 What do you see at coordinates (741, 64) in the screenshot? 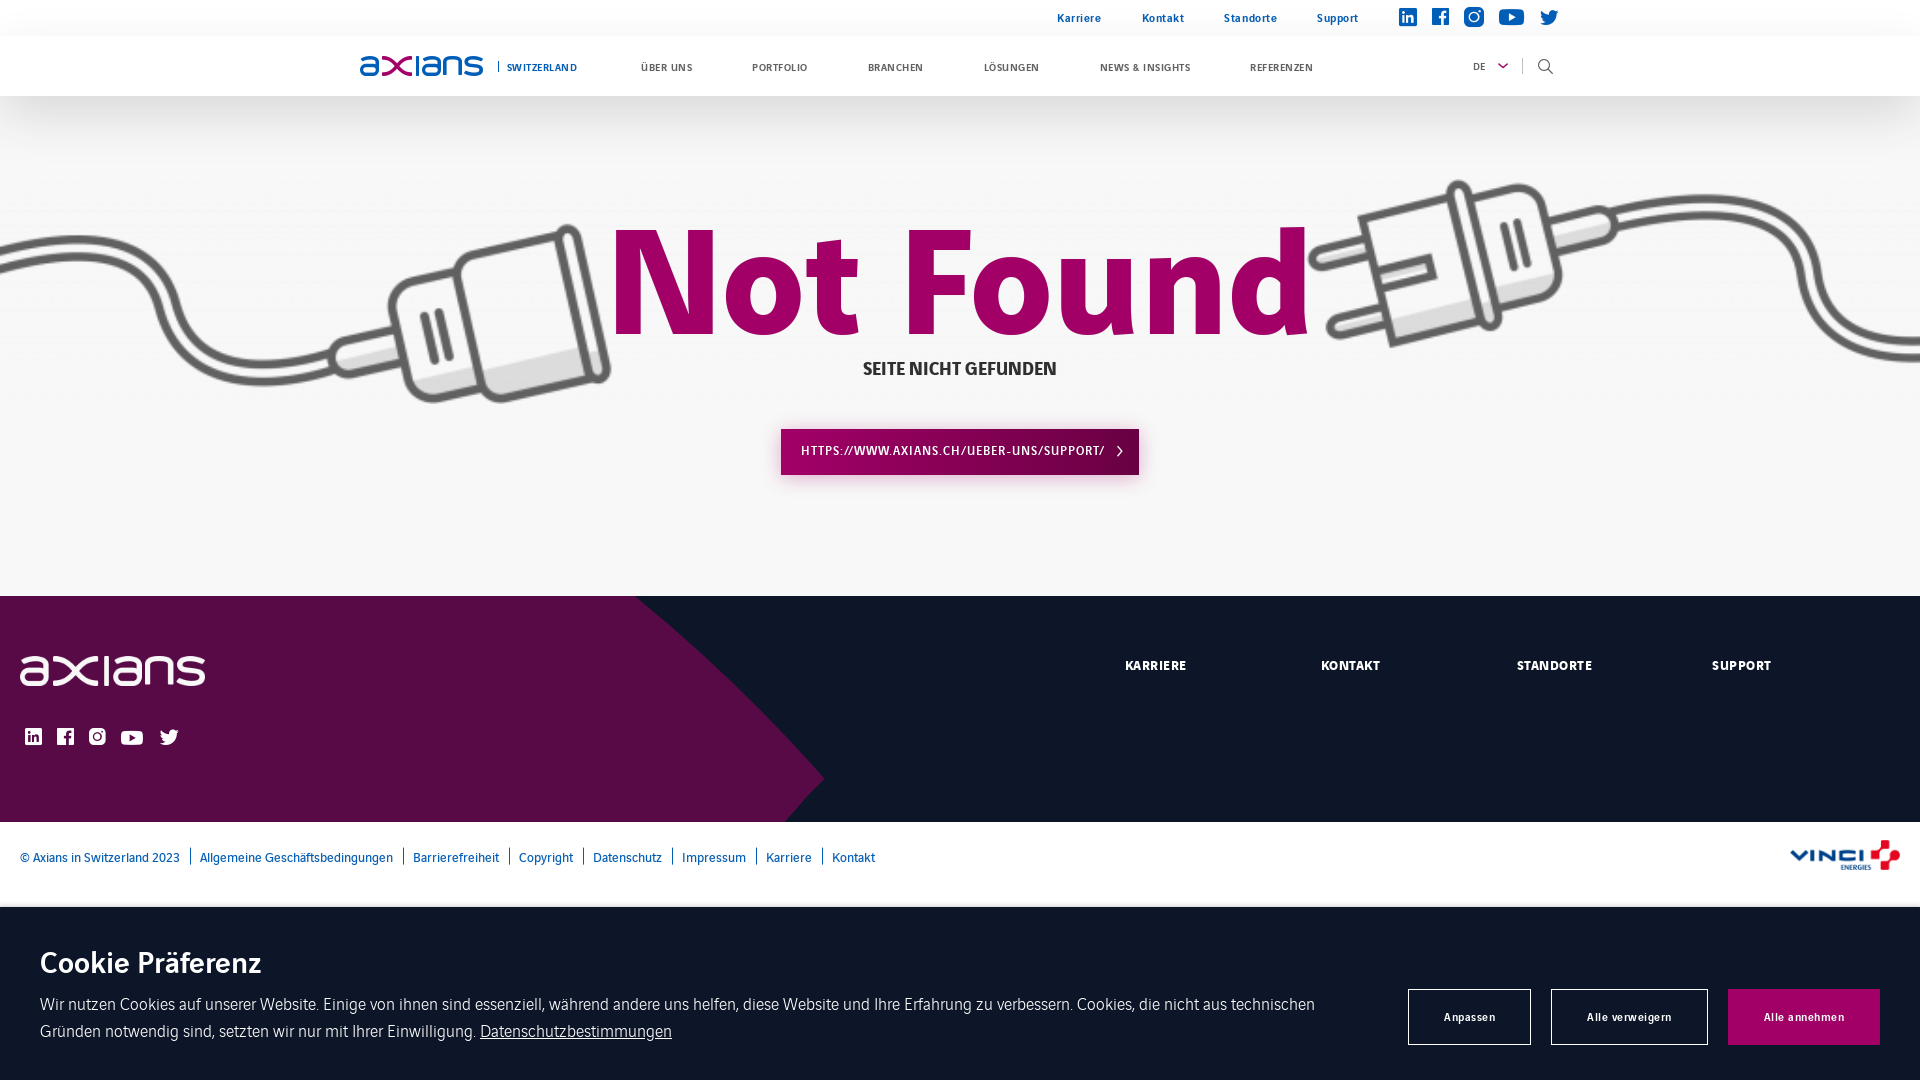
I see `'PORTFOLIO'` at bounding box center [741, 64].